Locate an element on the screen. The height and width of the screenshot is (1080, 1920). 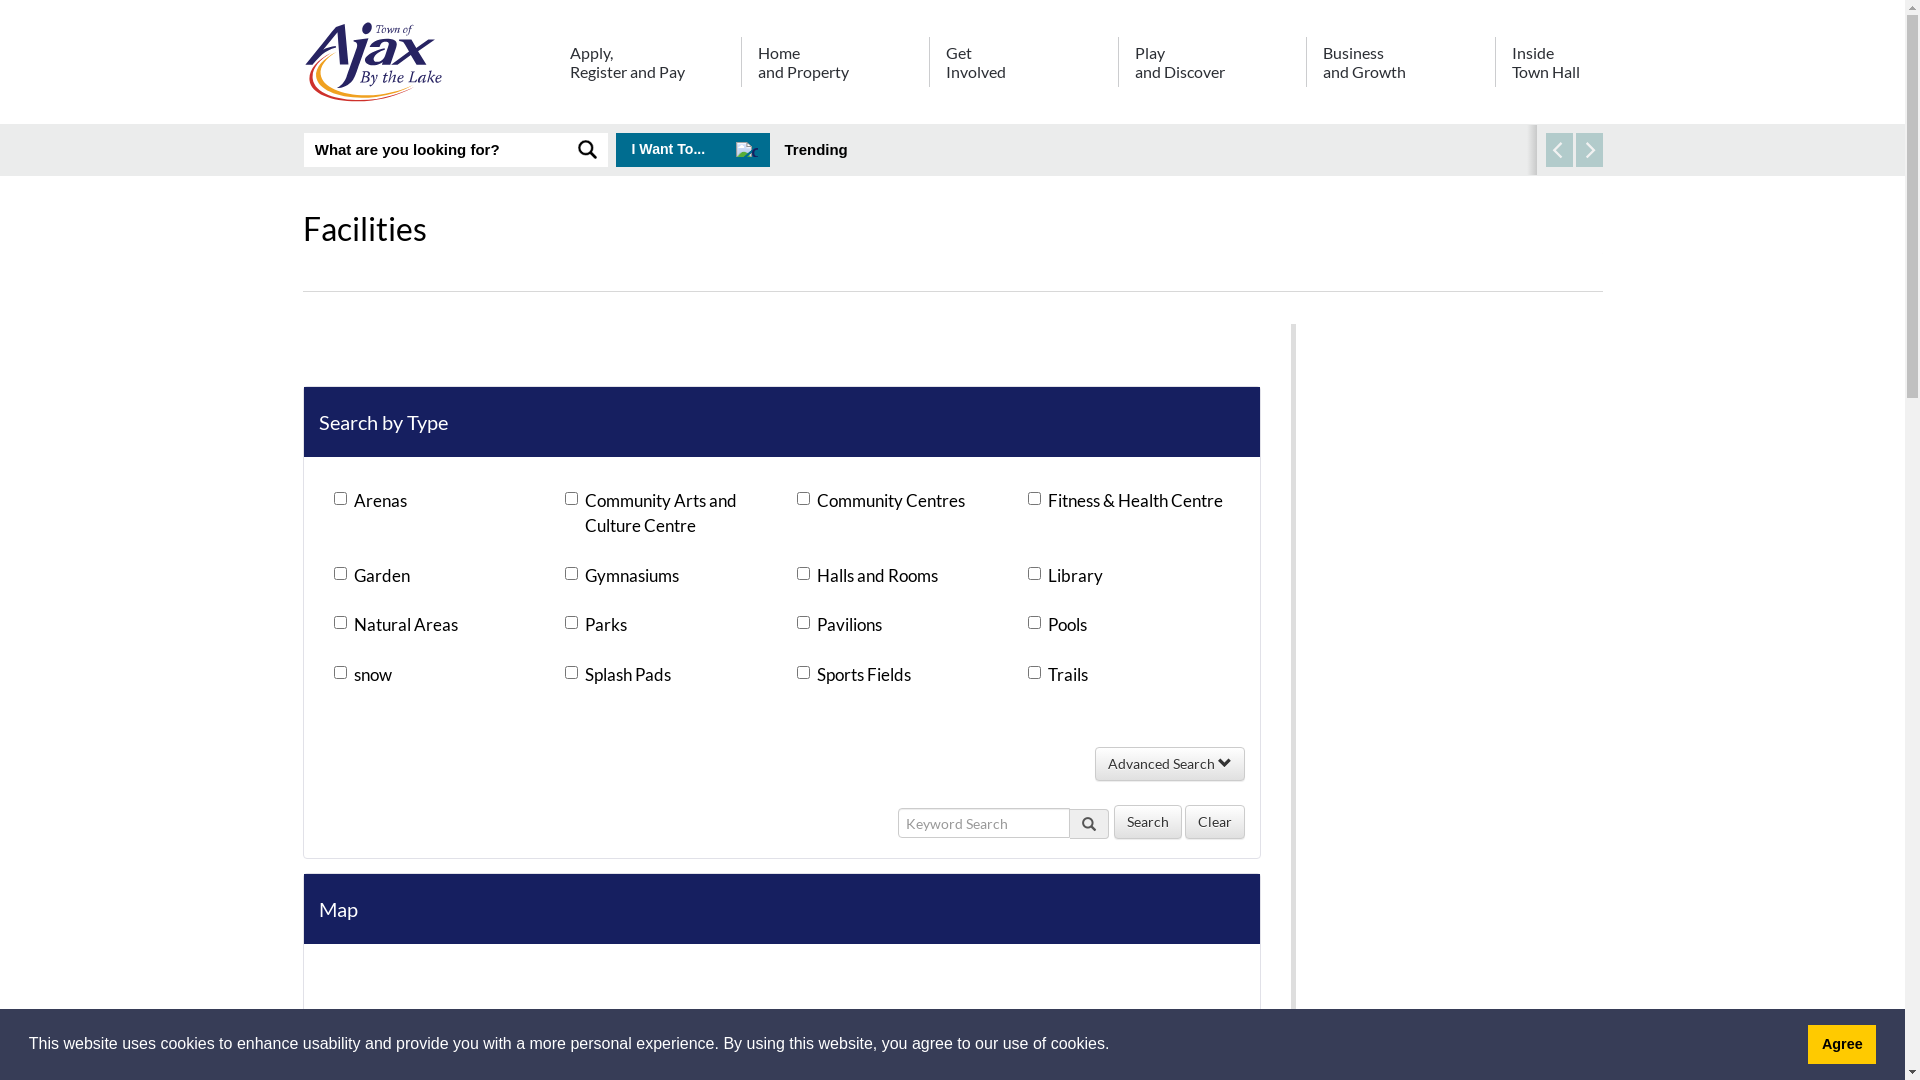
'Search' is located at coordinates (1147, 821).